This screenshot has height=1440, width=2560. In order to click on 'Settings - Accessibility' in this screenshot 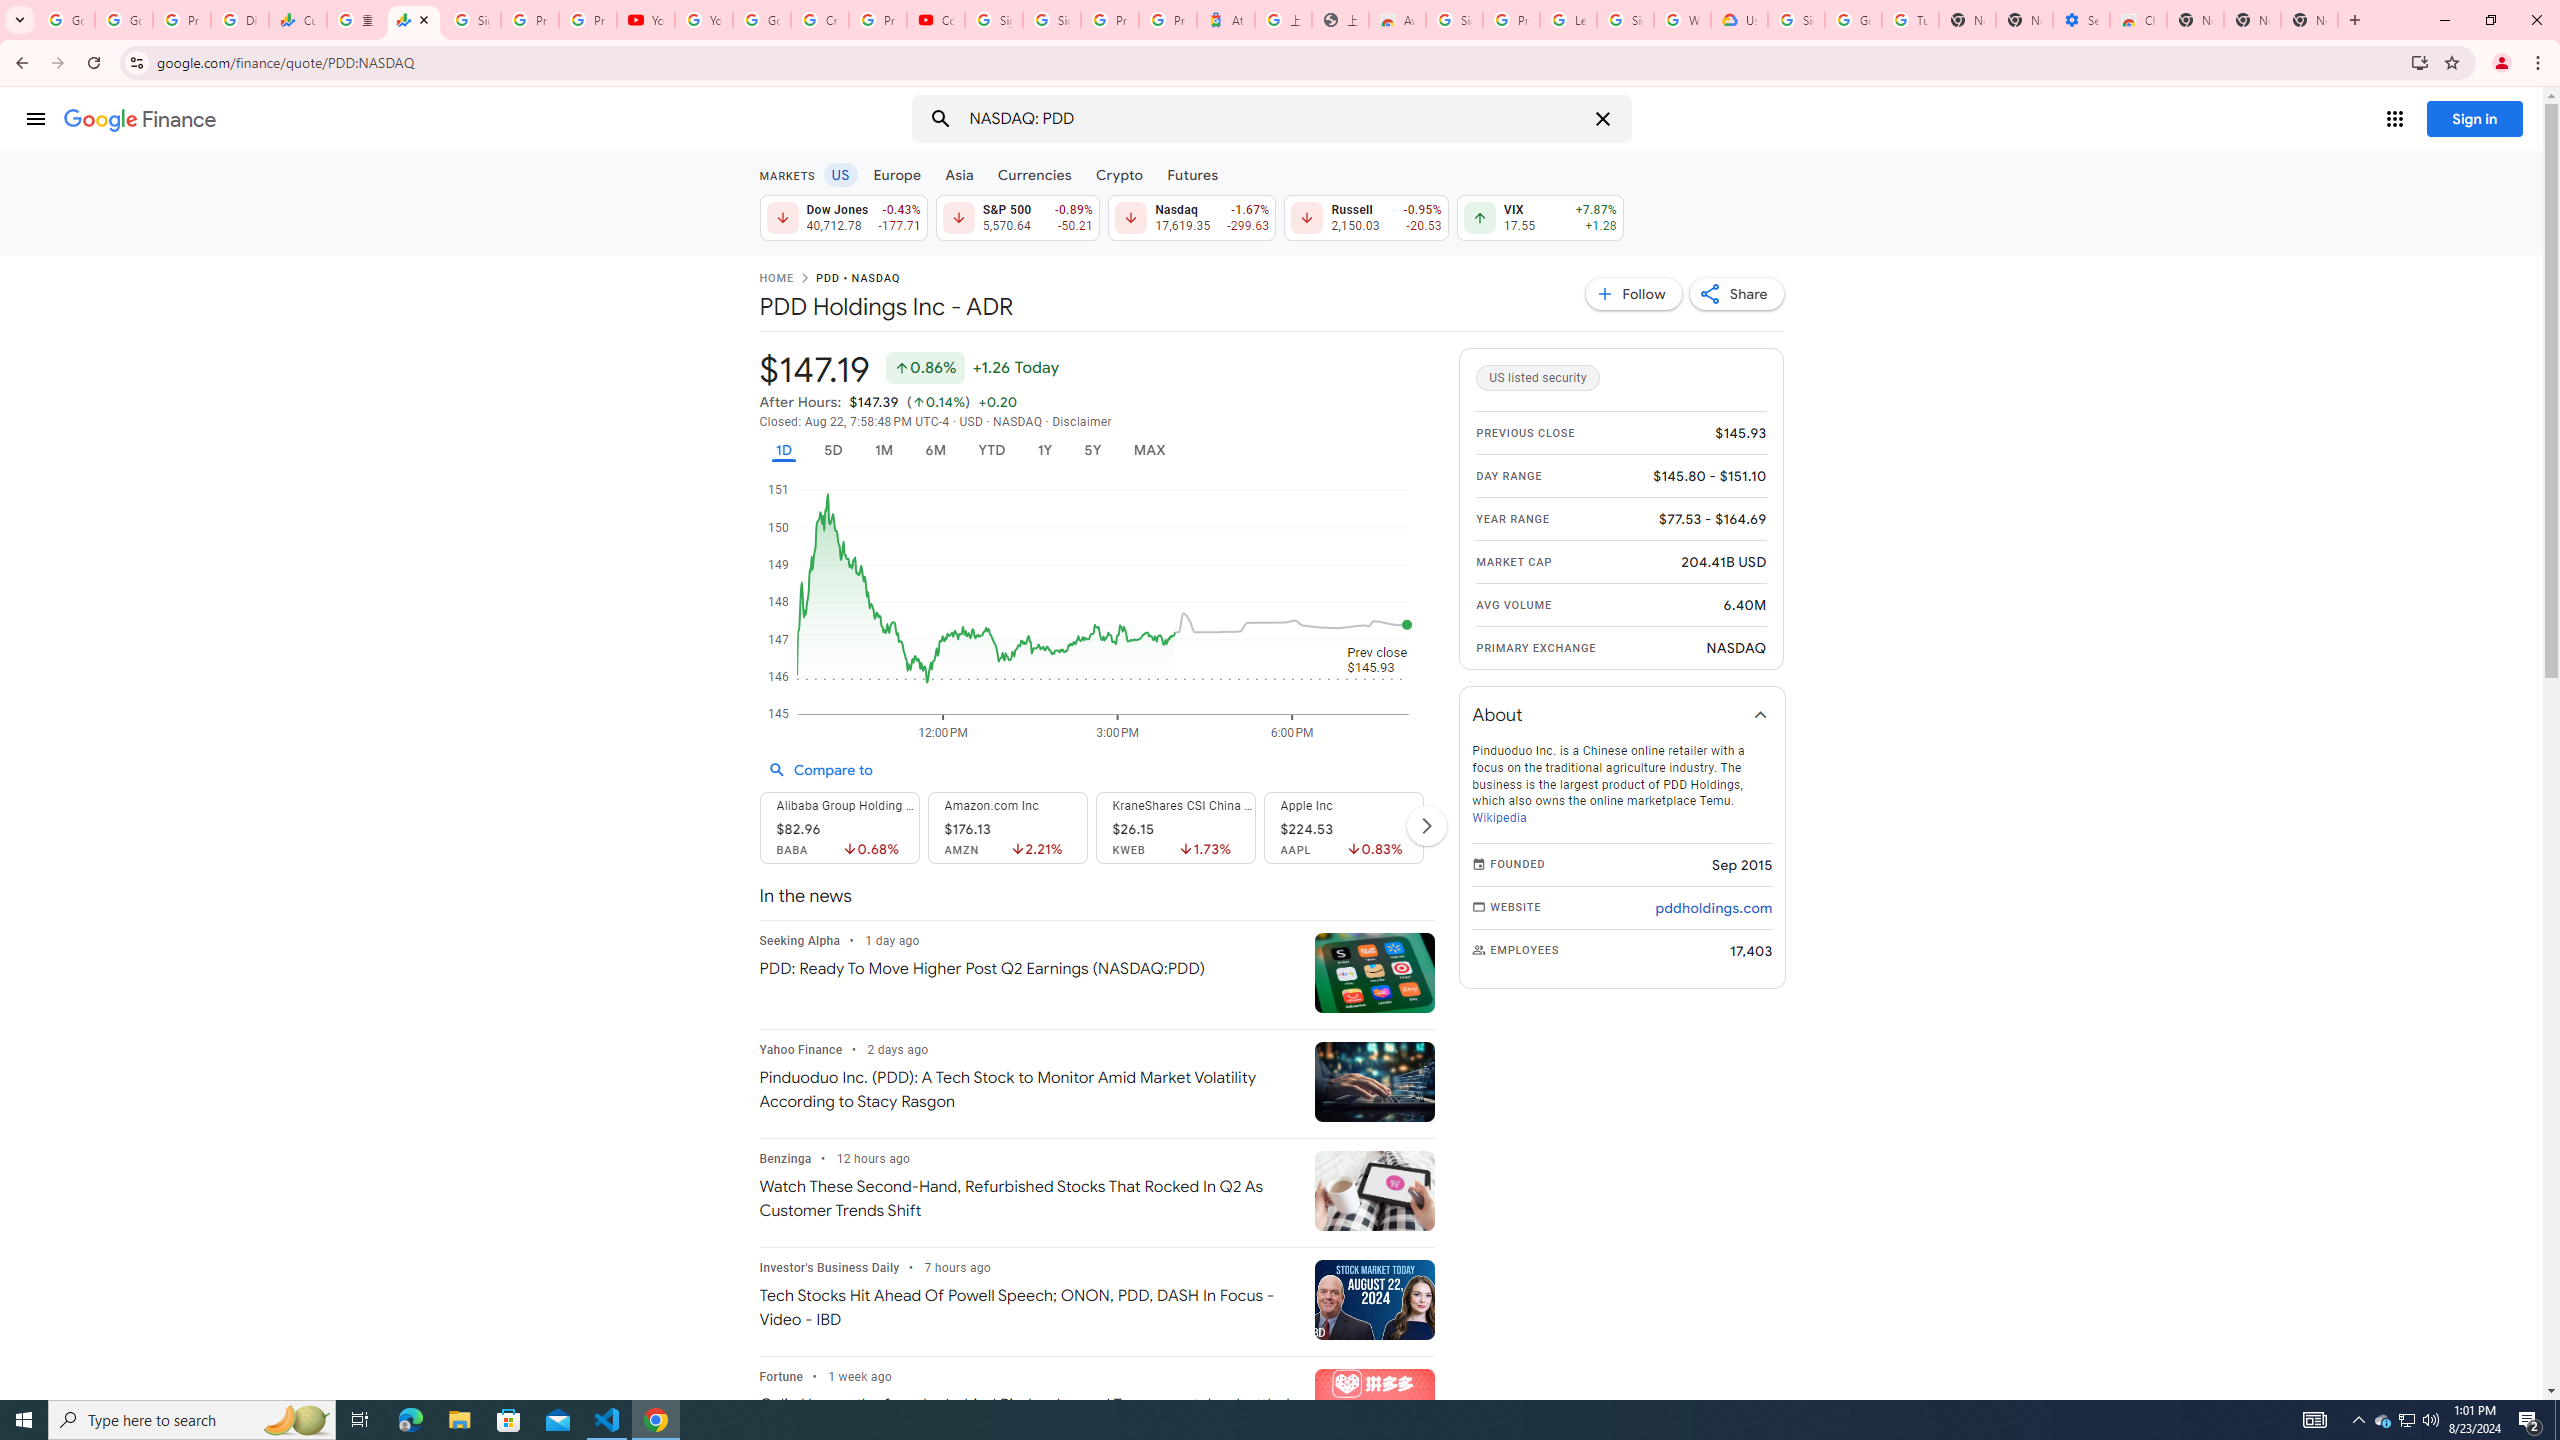, I will do `click(2080, 19)`.